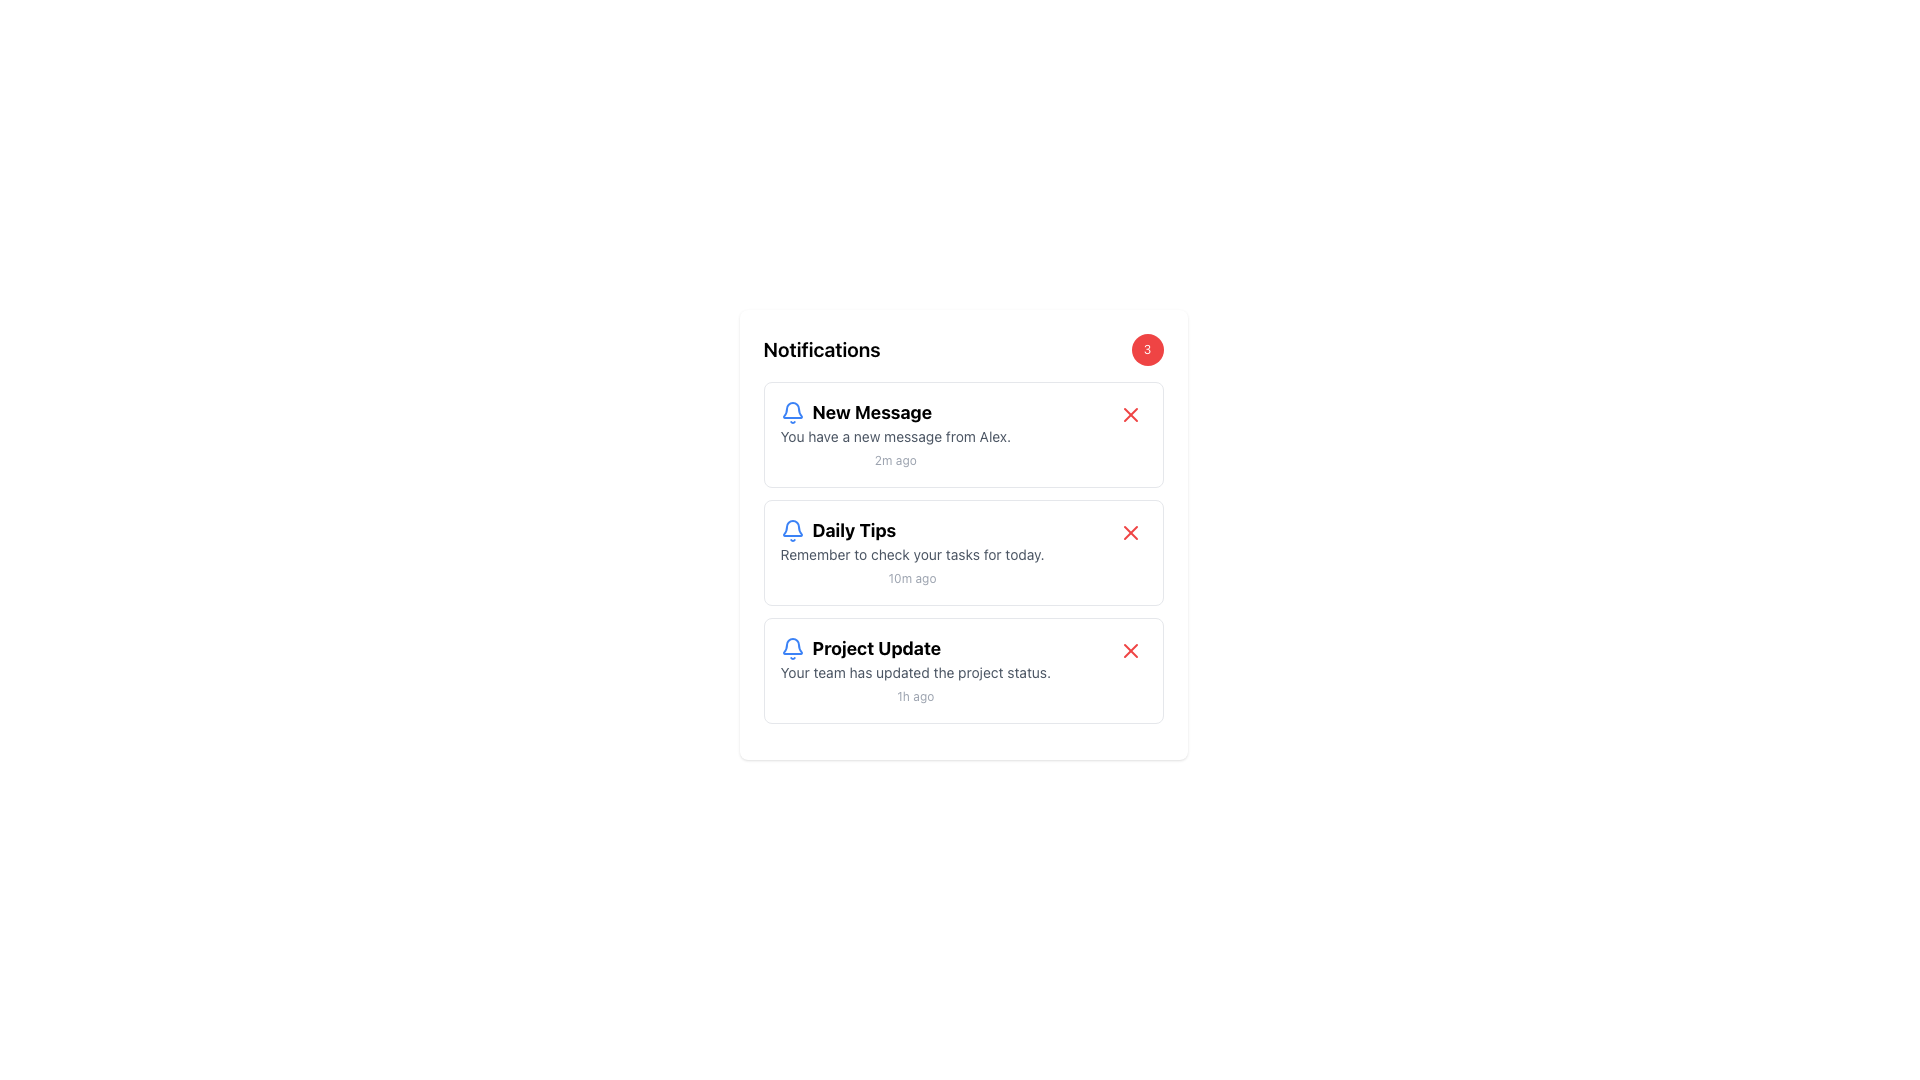 This screenshot has height=1080, width=1920. Describe the element at coordinates (1130, 531) in the screenshot. I see `the Close button located in the second notification card labeled 'Daily Tips'` at that location.